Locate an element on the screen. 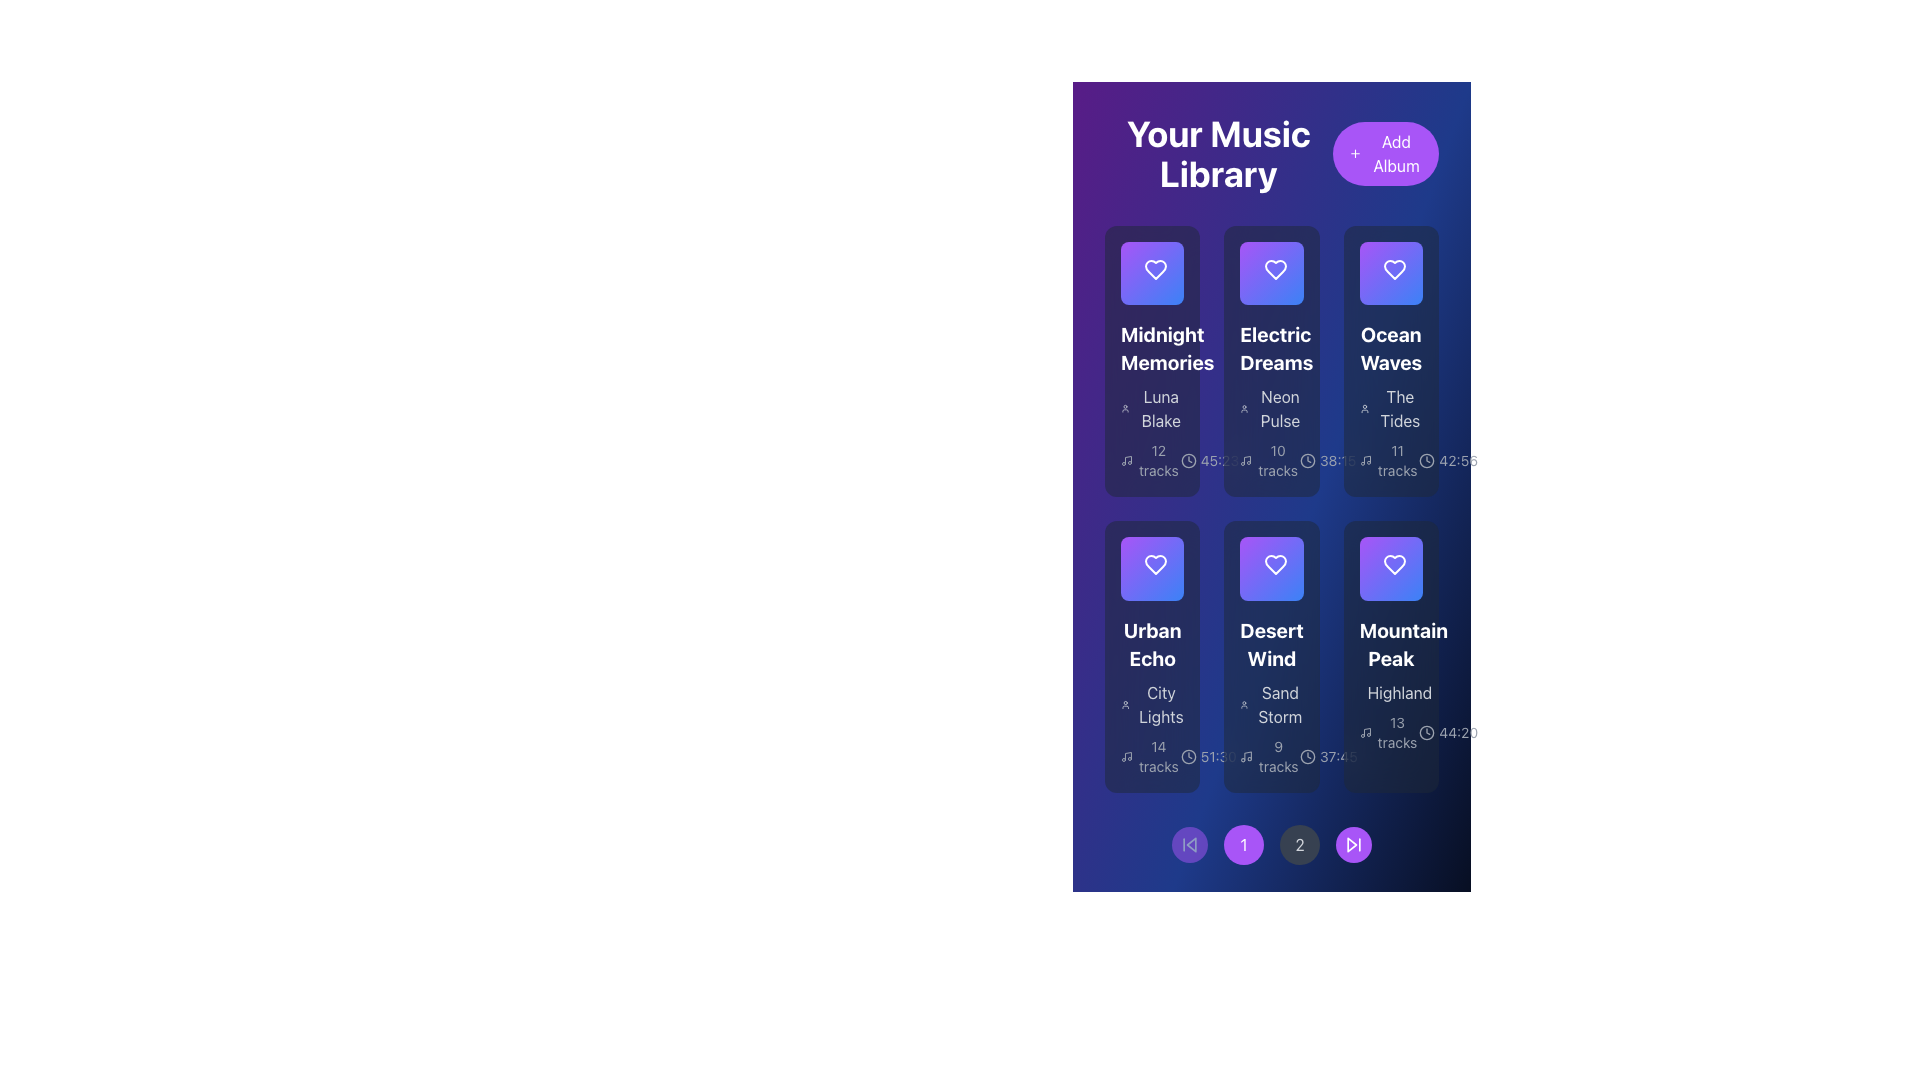  the heart-shaped icon button located at the top center of the 'Ocean Waves' album card is located at coordinates (1394, 270).